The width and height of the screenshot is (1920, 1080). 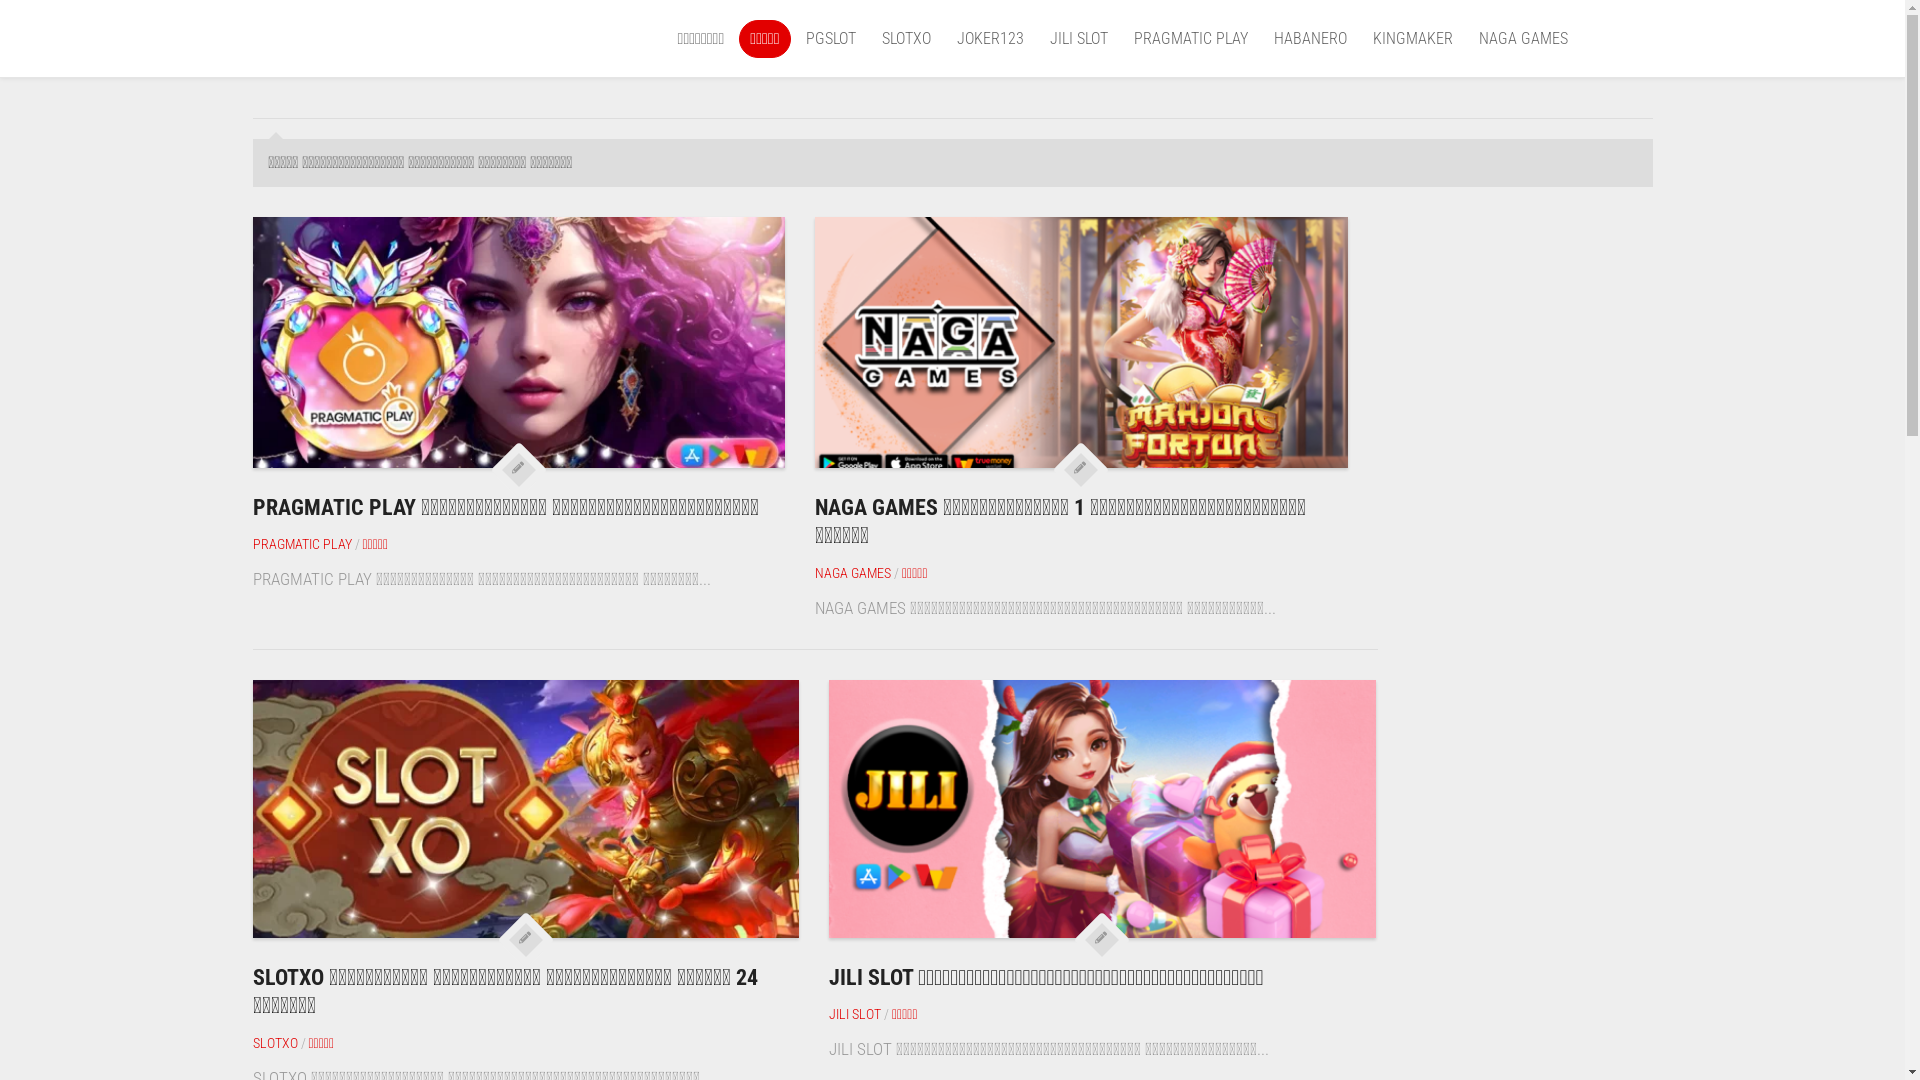 I want to click on 'HABANERO', so click(x=1310, y=38).